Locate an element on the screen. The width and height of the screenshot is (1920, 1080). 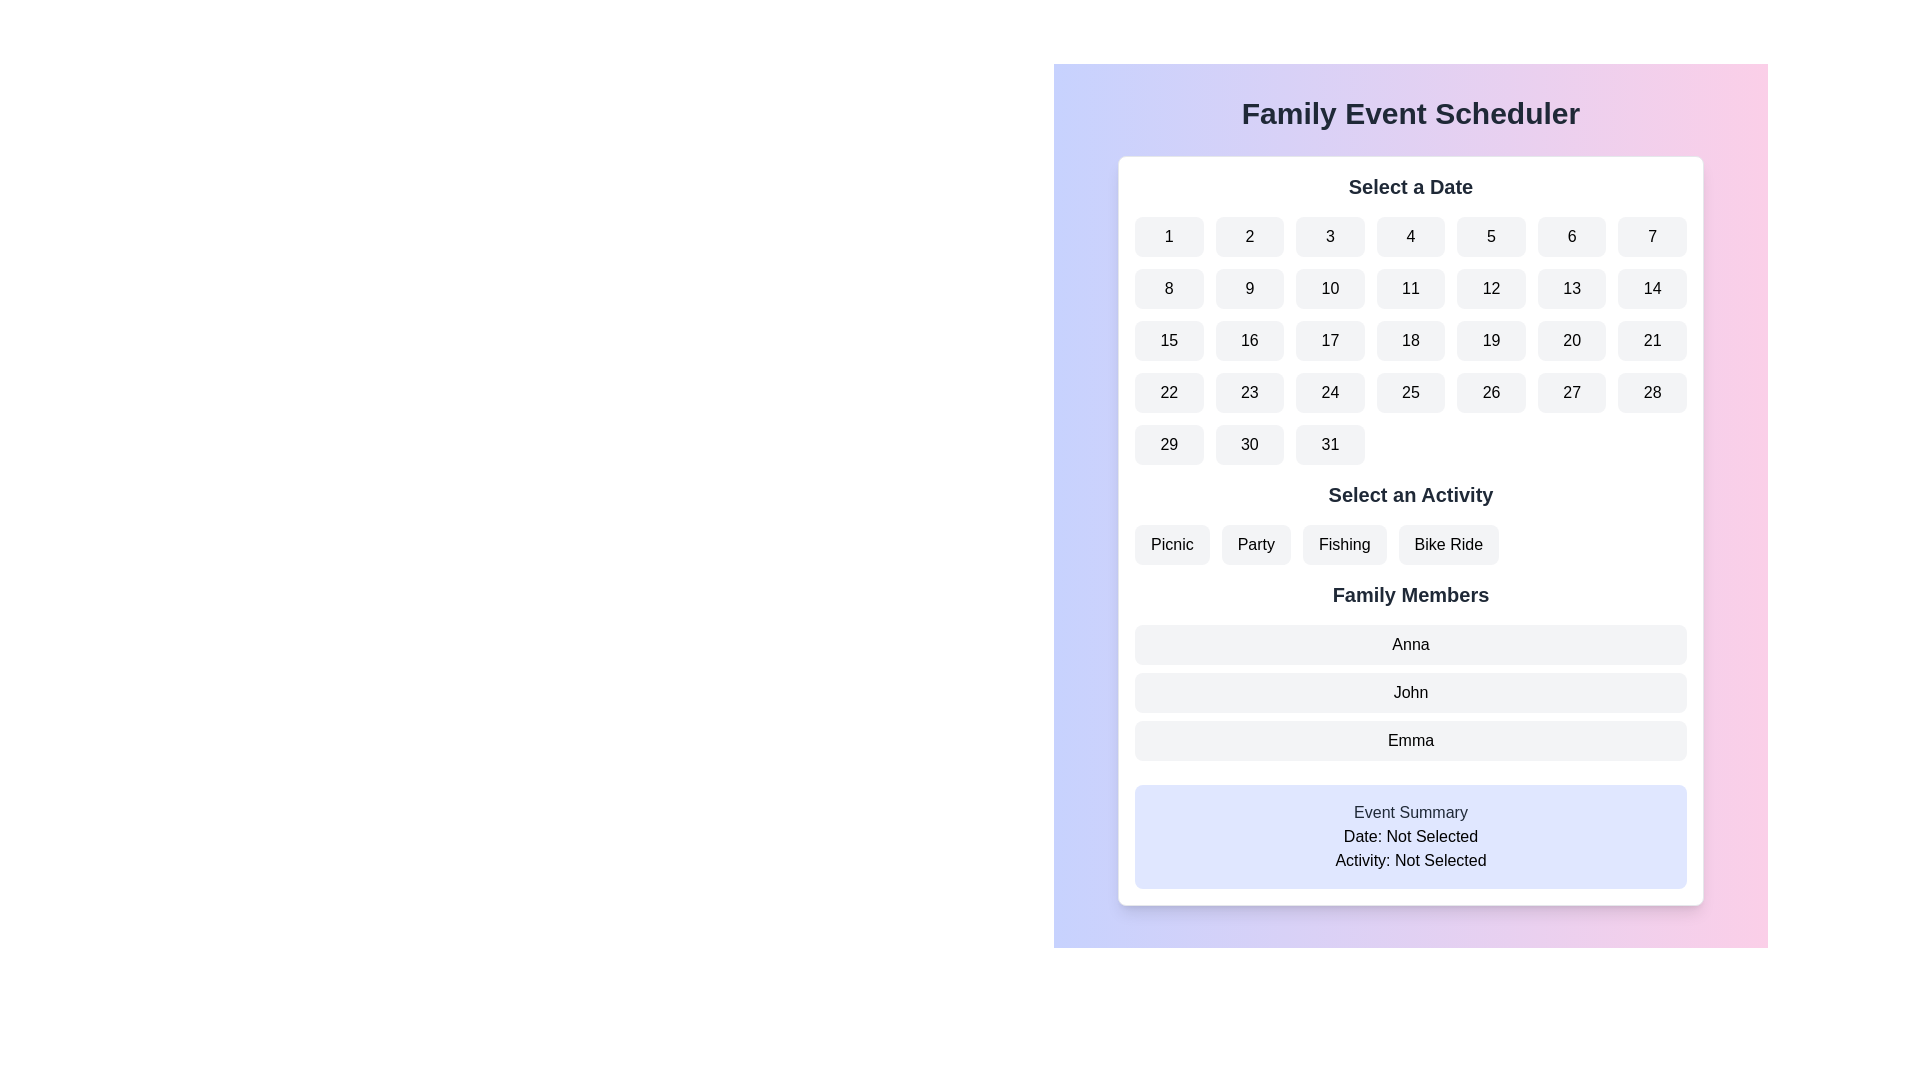
the button labeled '3' with a light gray background and bold black text is located at coordinates (1330, 235).